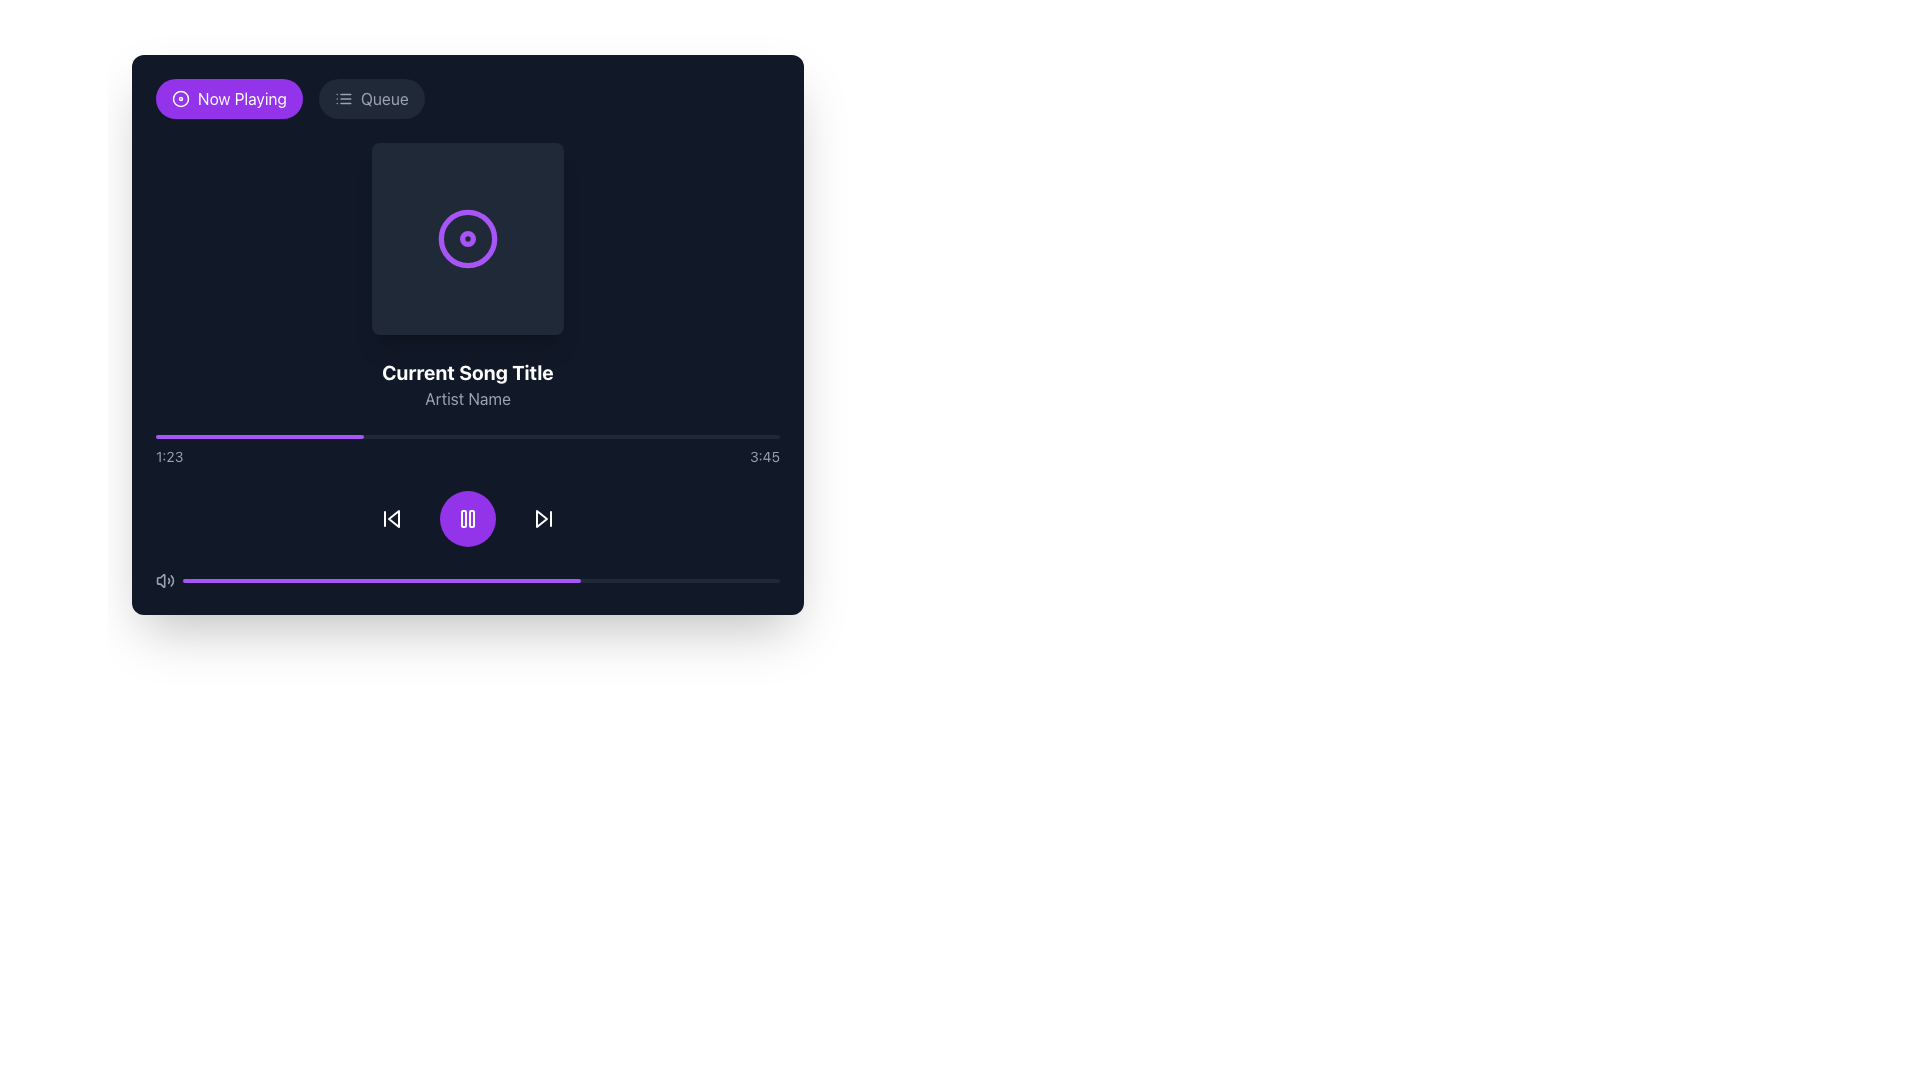 The image size is (1920, 1080). What do you see at coordinates (466, 385) in the screenshot?
I see `the text display that shows the current song's title and artist name, located centrally below the graphical disc element and above the progress bar` at bounding box center [466, 385].